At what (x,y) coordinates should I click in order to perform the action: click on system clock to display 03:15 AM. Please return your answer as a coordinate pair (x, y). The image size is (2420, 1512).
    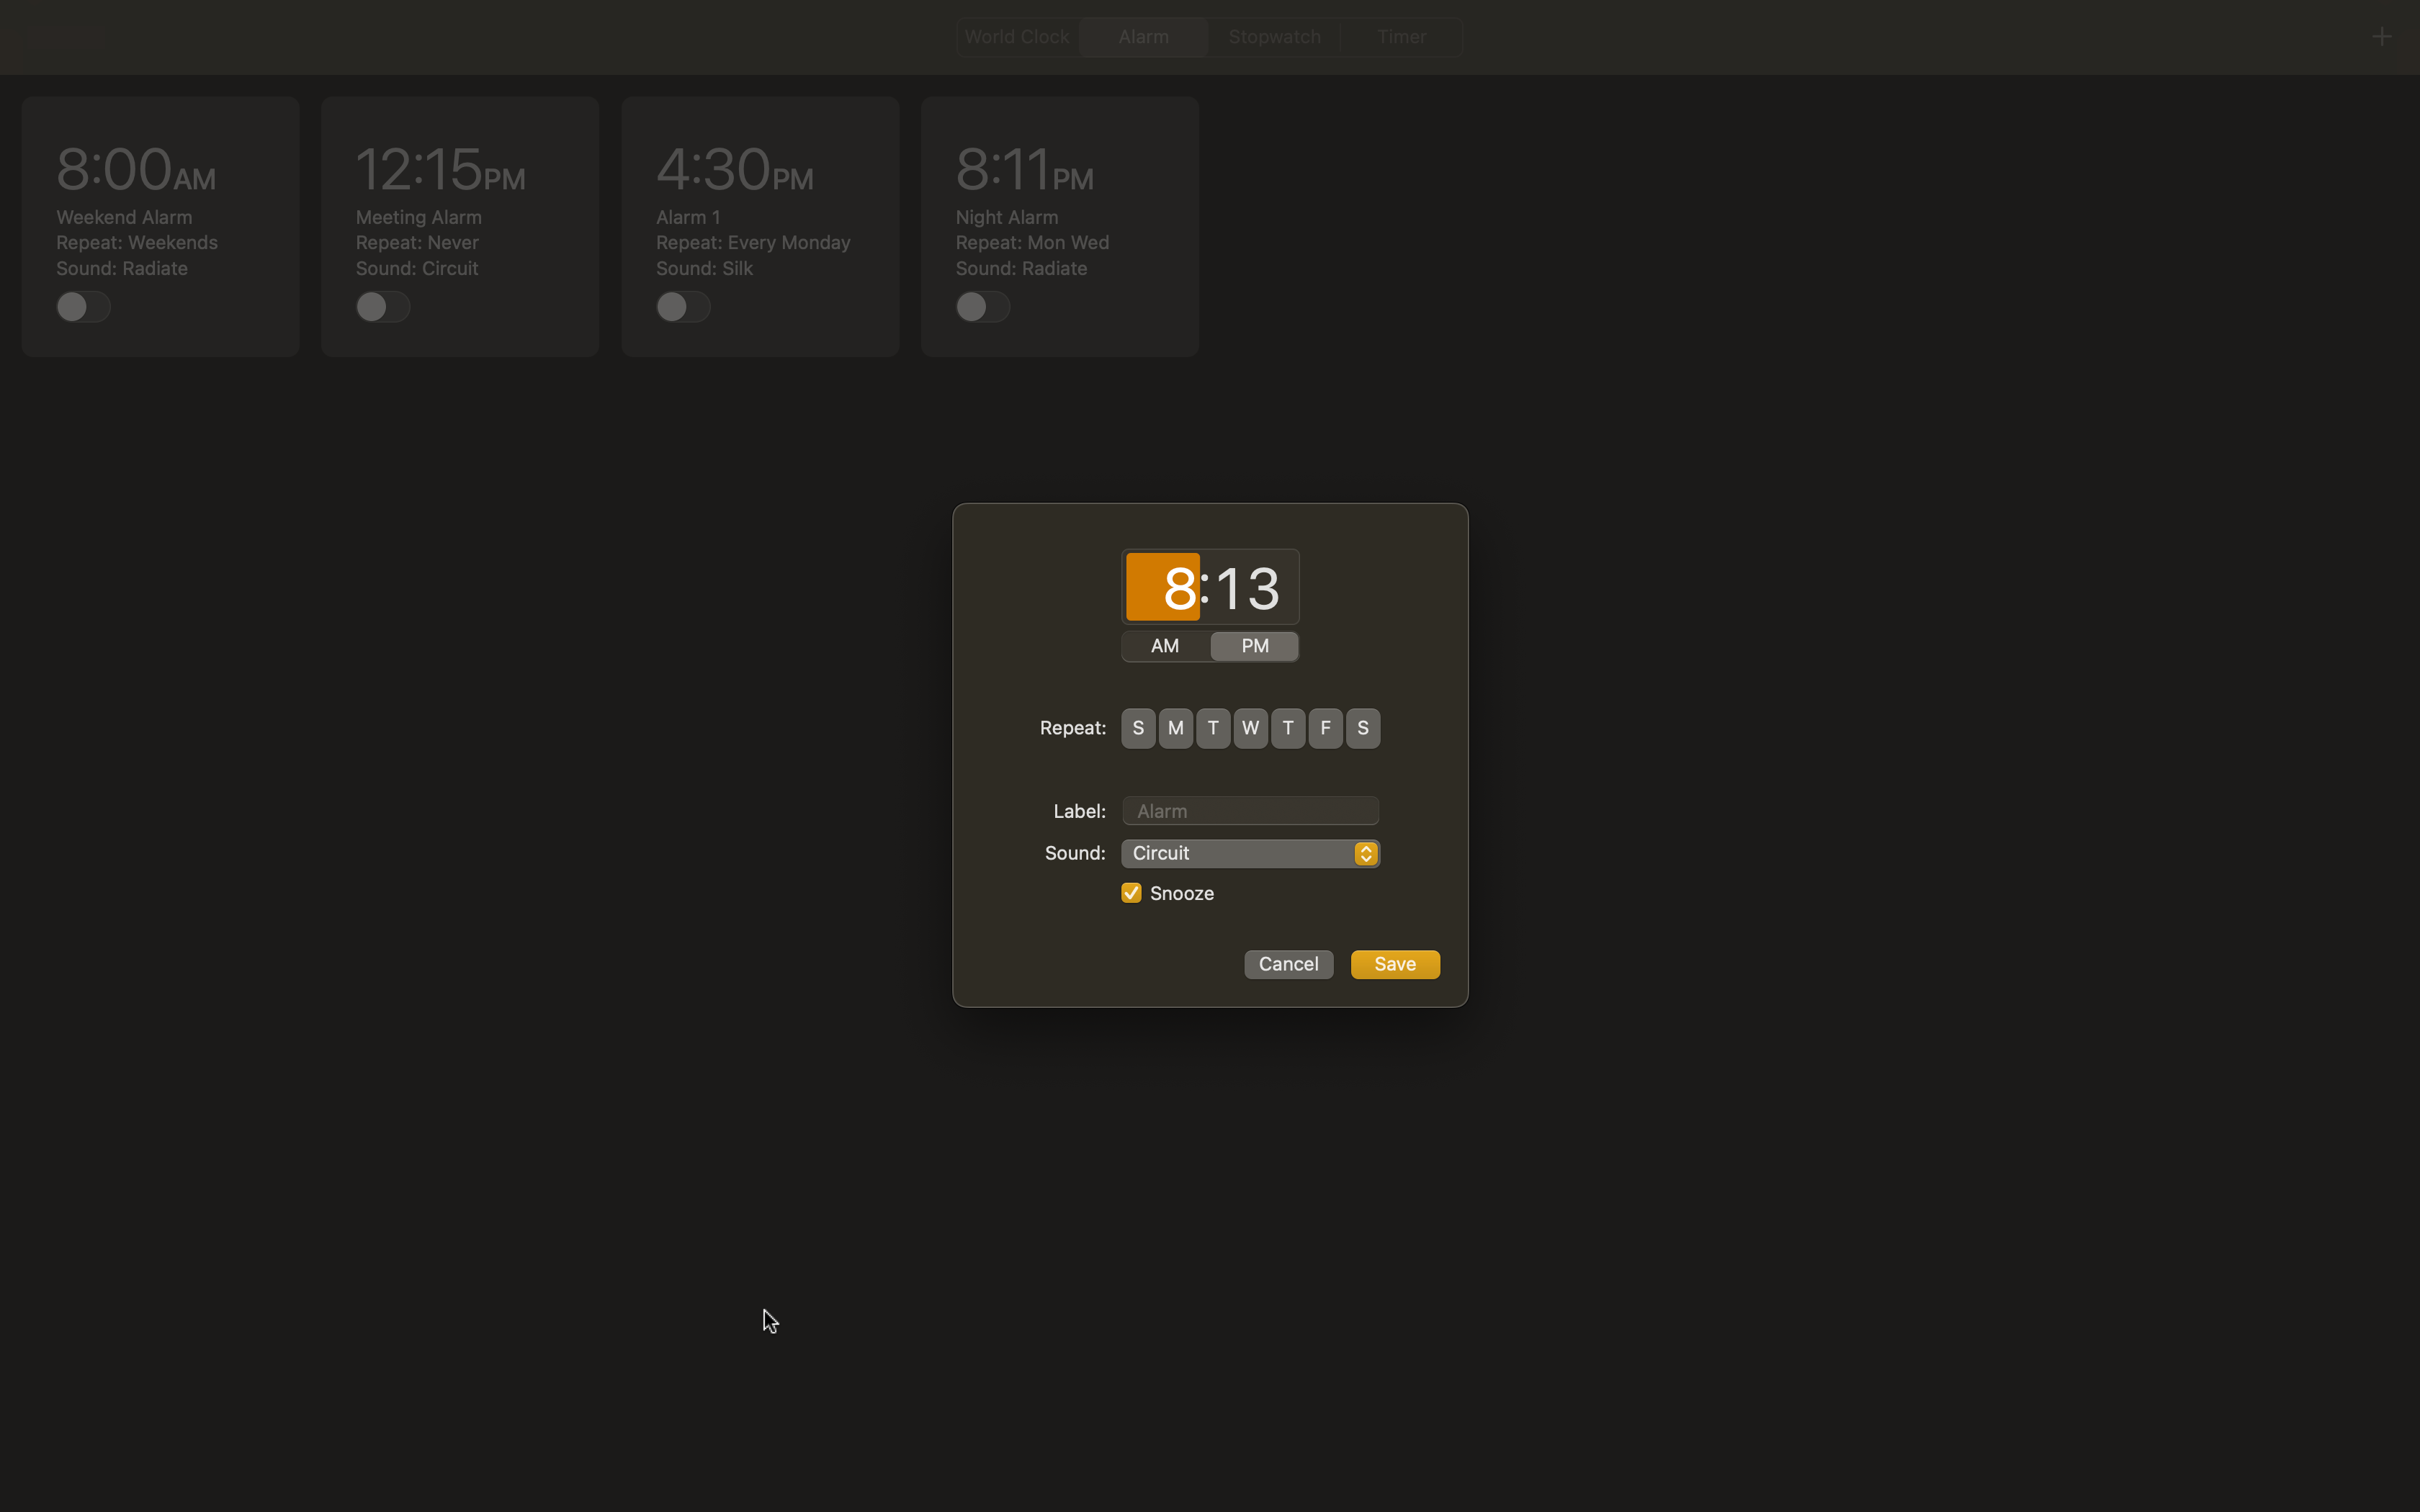
    Looking at the image, I should click on (1162, 588).